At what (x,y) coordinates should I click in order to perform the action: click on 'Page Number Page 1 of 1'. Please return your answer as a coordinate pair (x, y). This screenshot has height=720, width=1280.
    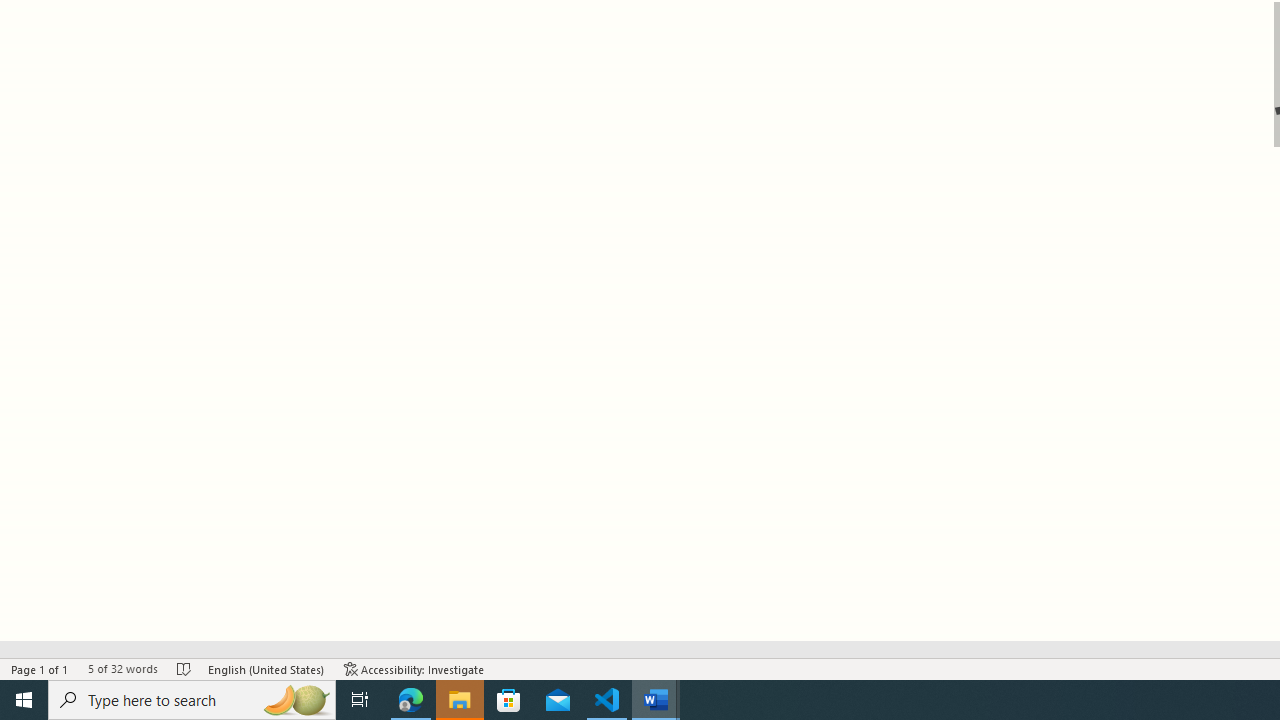
    Looking at the image, I should click on (40, 669).